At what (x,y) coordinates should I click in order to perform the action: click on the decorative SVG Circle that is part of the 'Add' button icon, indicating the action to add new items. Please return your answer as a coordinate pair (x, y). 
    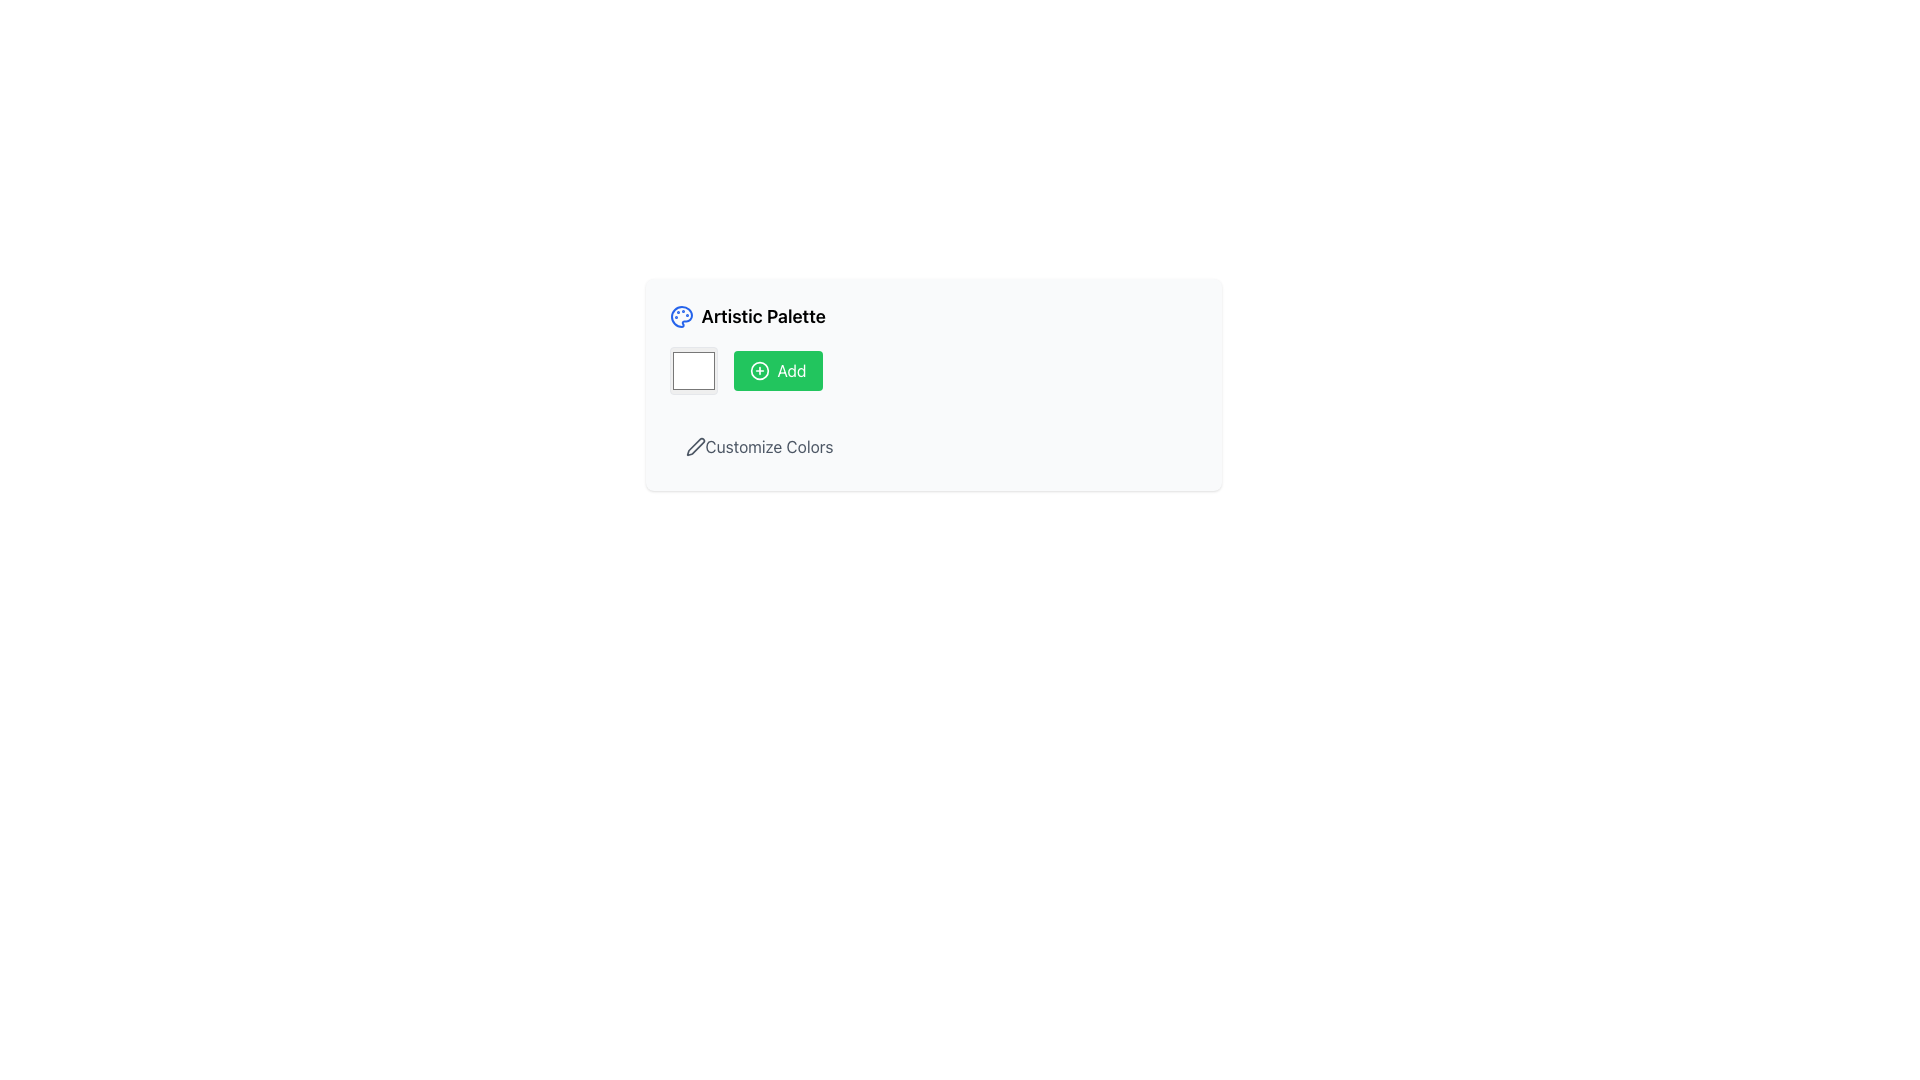
    Looking at the image, I should click on (758, 370).